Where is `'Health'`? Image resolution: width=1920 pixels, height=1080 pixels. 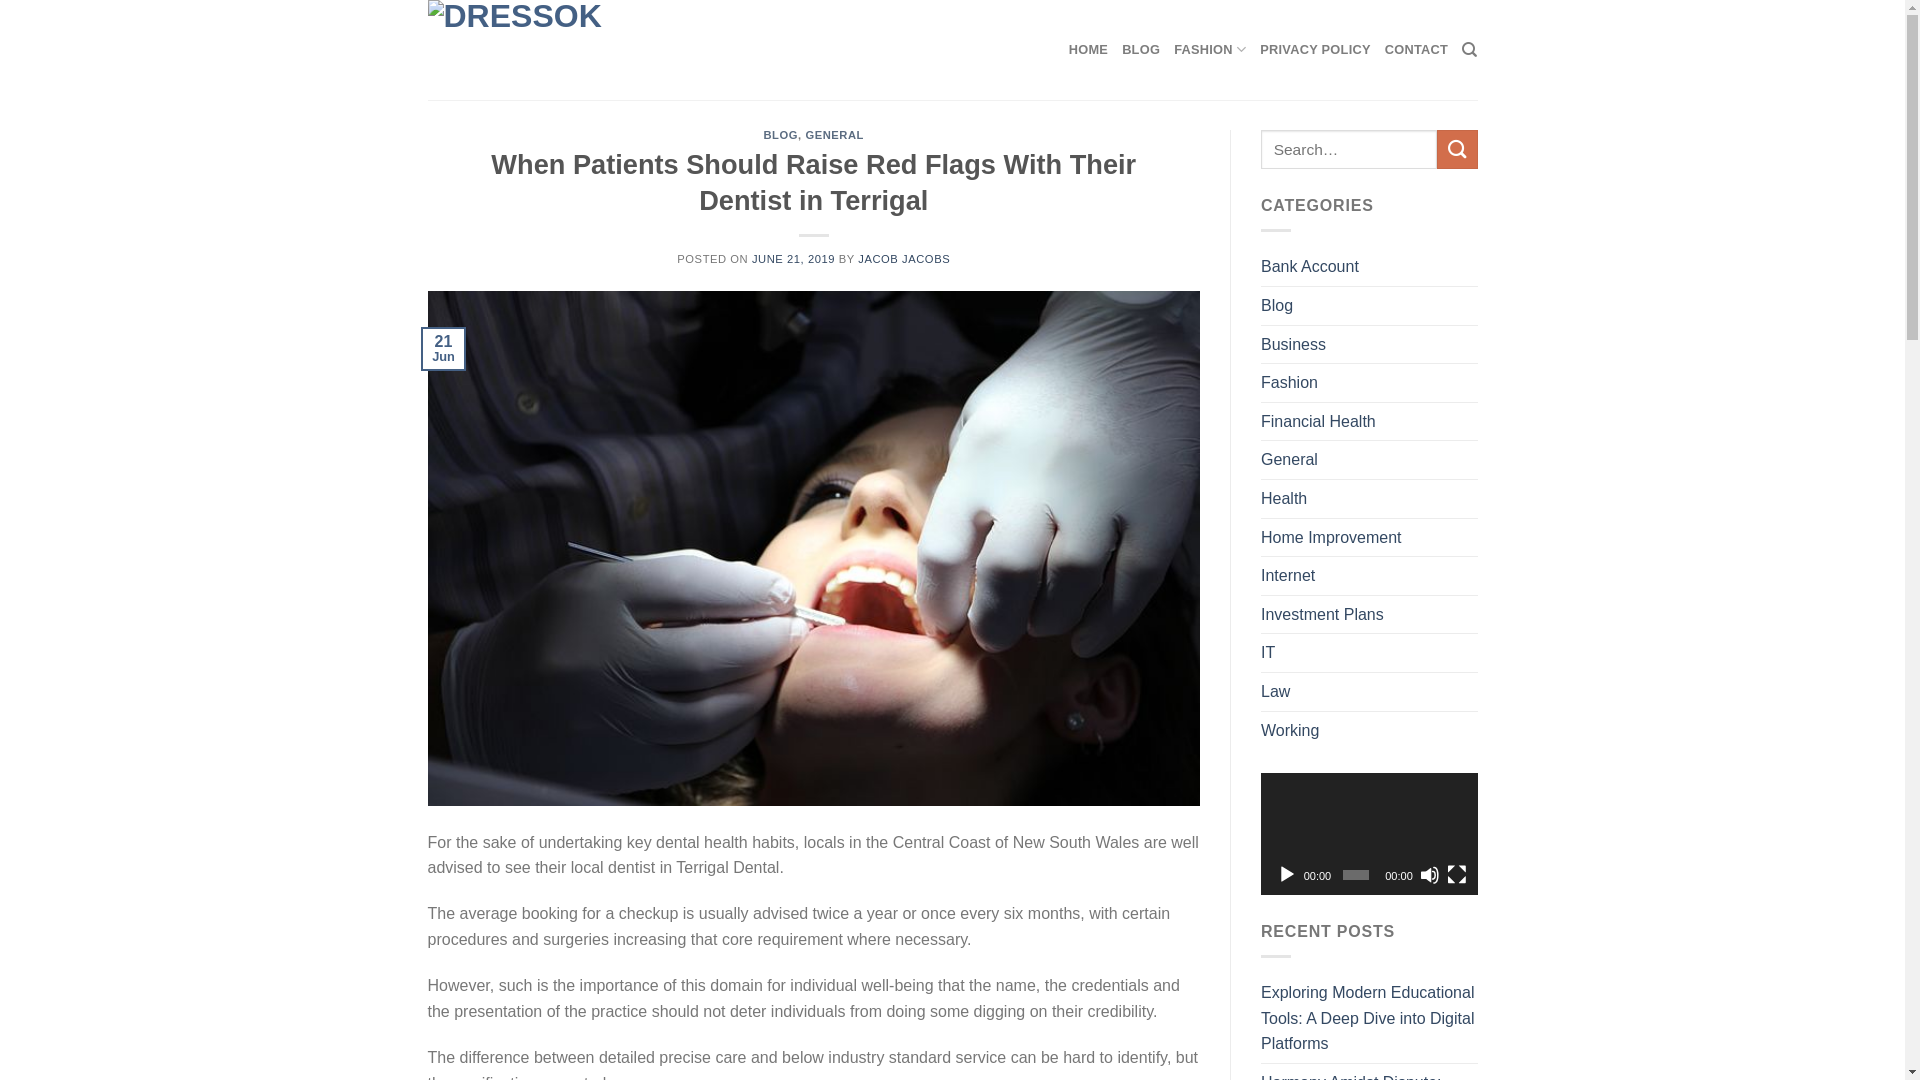
'Health' is located at coordinates (1283, 497).